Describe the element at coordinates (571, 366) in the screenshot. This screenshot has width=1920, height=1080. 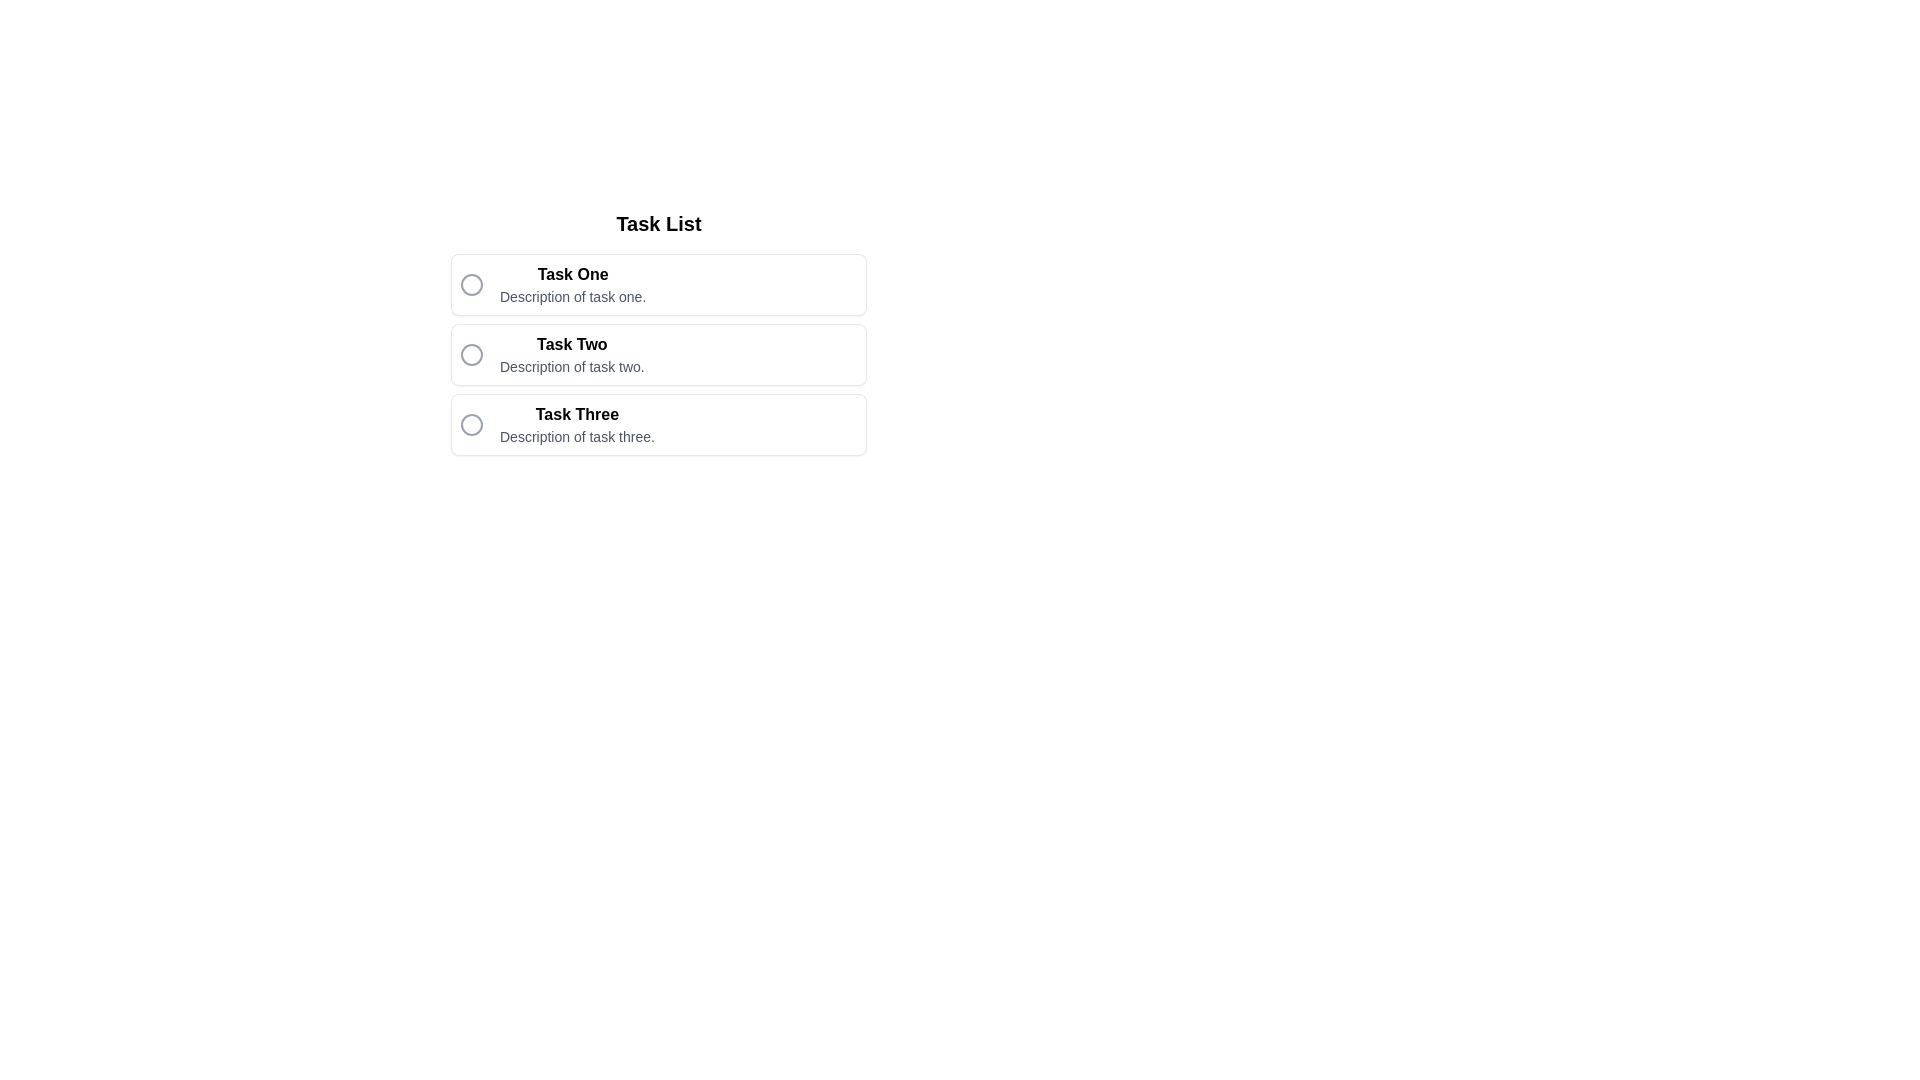
I see `descriptive text labeled 'Task Two', which is the second item in the structured list` at that location.